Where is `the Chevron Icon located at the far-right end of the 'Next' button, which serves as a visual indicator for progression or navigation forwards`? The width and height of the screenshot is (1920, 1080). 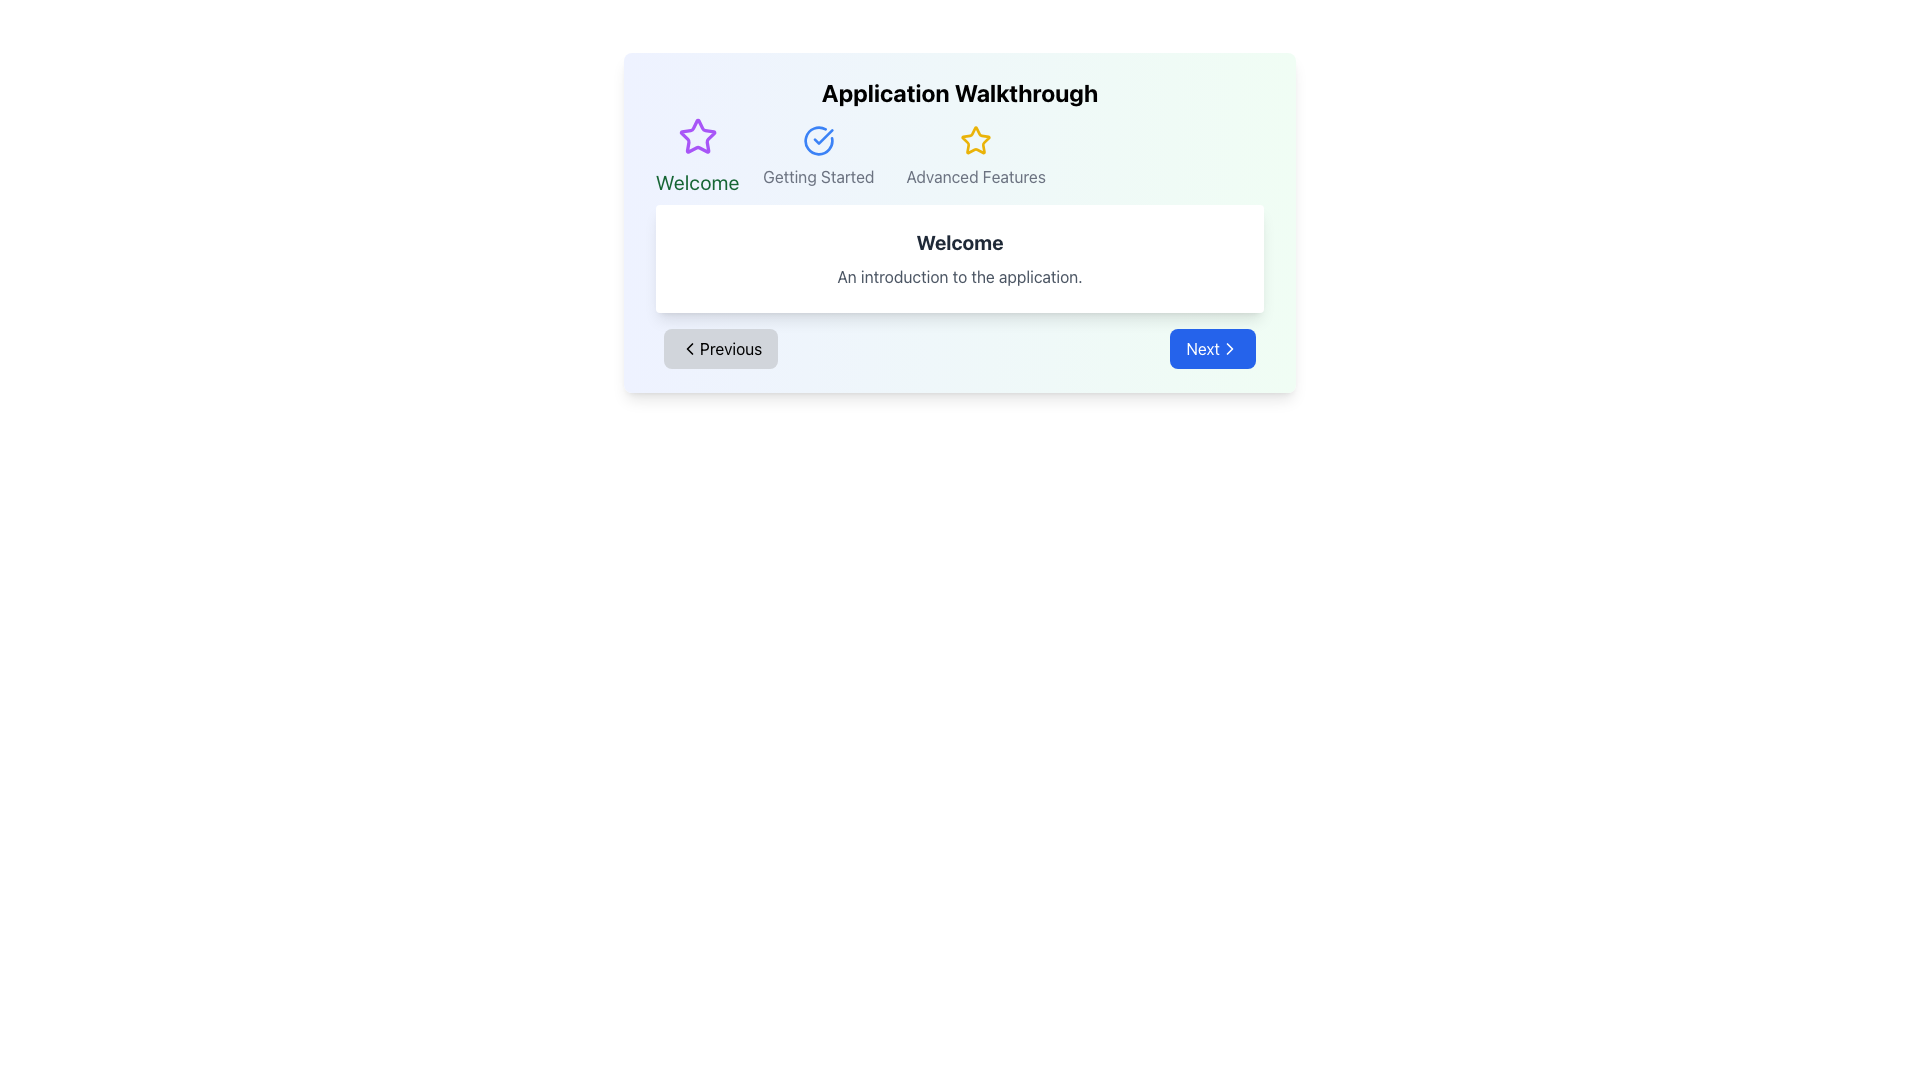 the Chevron Icon located at the far-right end of the 'Next' button, which serves as a visual indicator for progression or navigation forwards is located at coordinates (1228, 347).